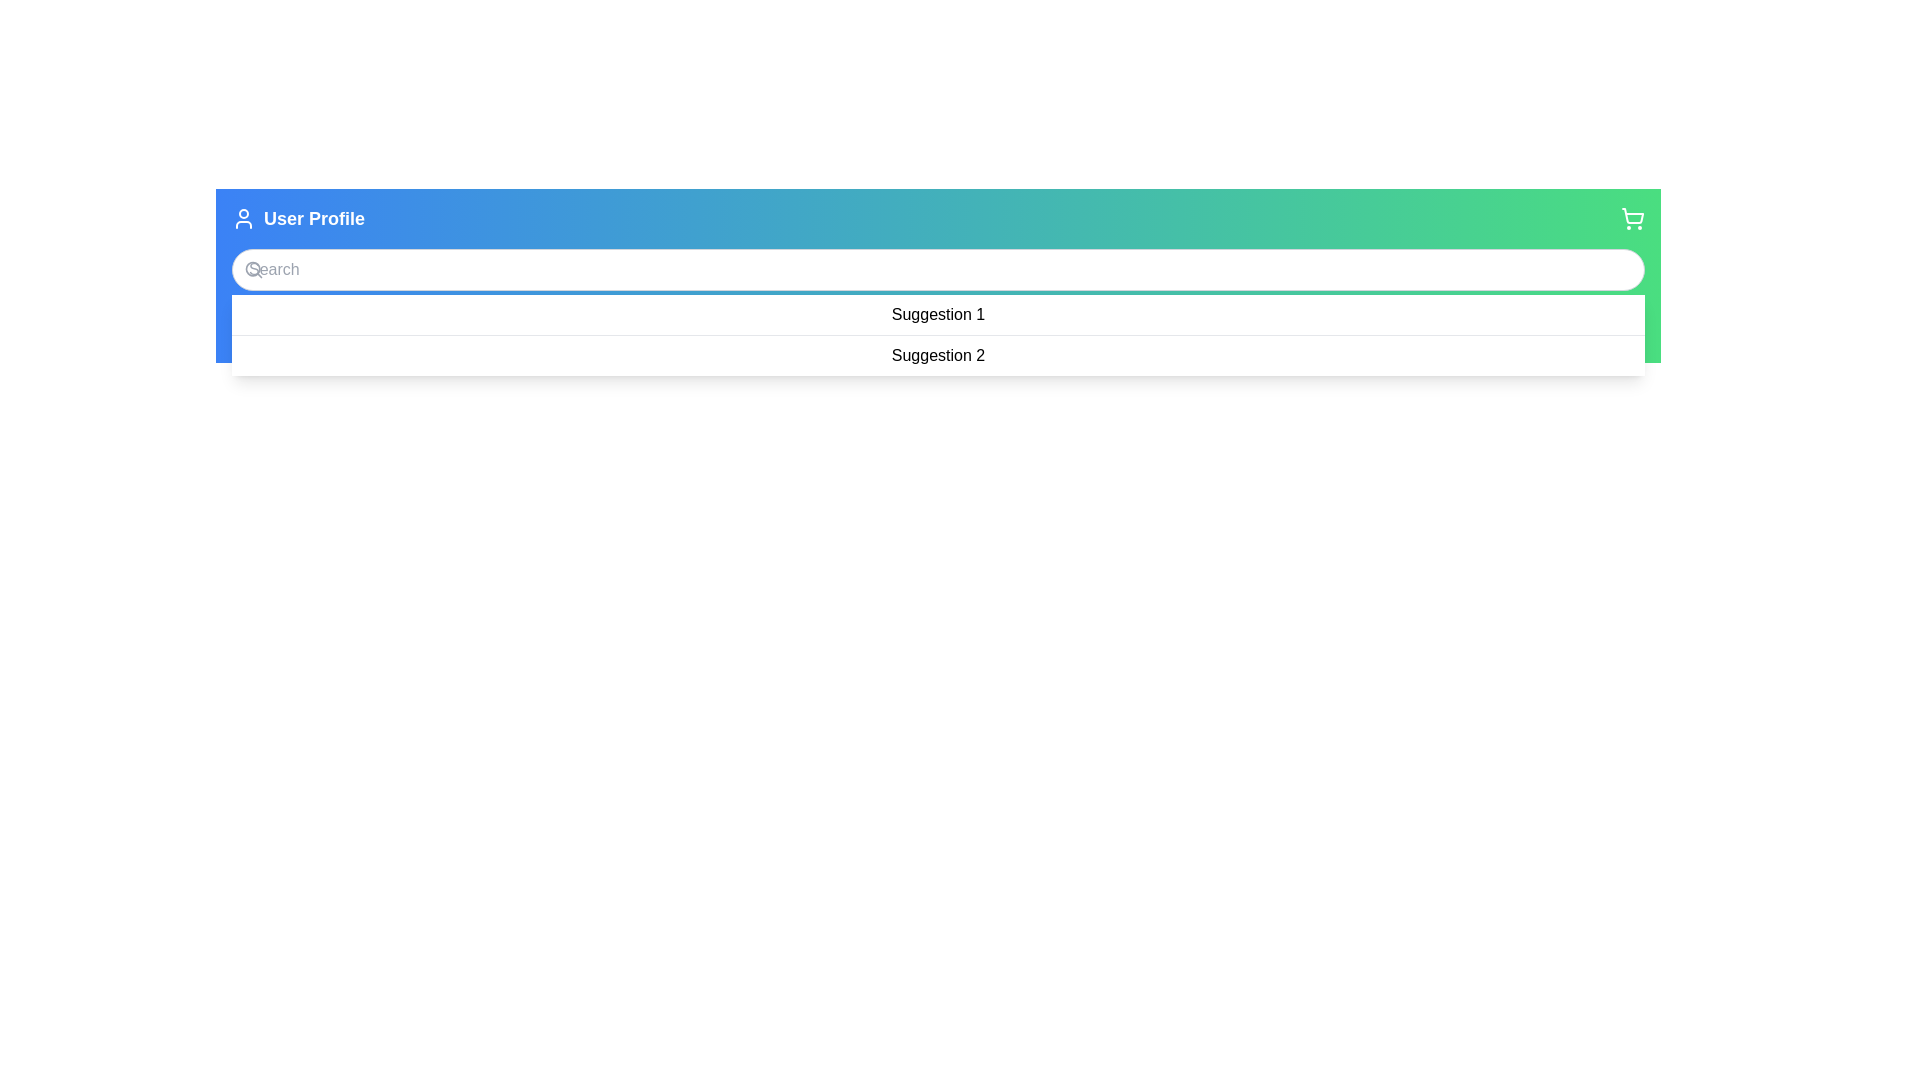 The height and width of the screenshot is (1080, 1920). I want to click on the text label located below the grid layout icon, providing context or title for a related section, so click(401, 338).